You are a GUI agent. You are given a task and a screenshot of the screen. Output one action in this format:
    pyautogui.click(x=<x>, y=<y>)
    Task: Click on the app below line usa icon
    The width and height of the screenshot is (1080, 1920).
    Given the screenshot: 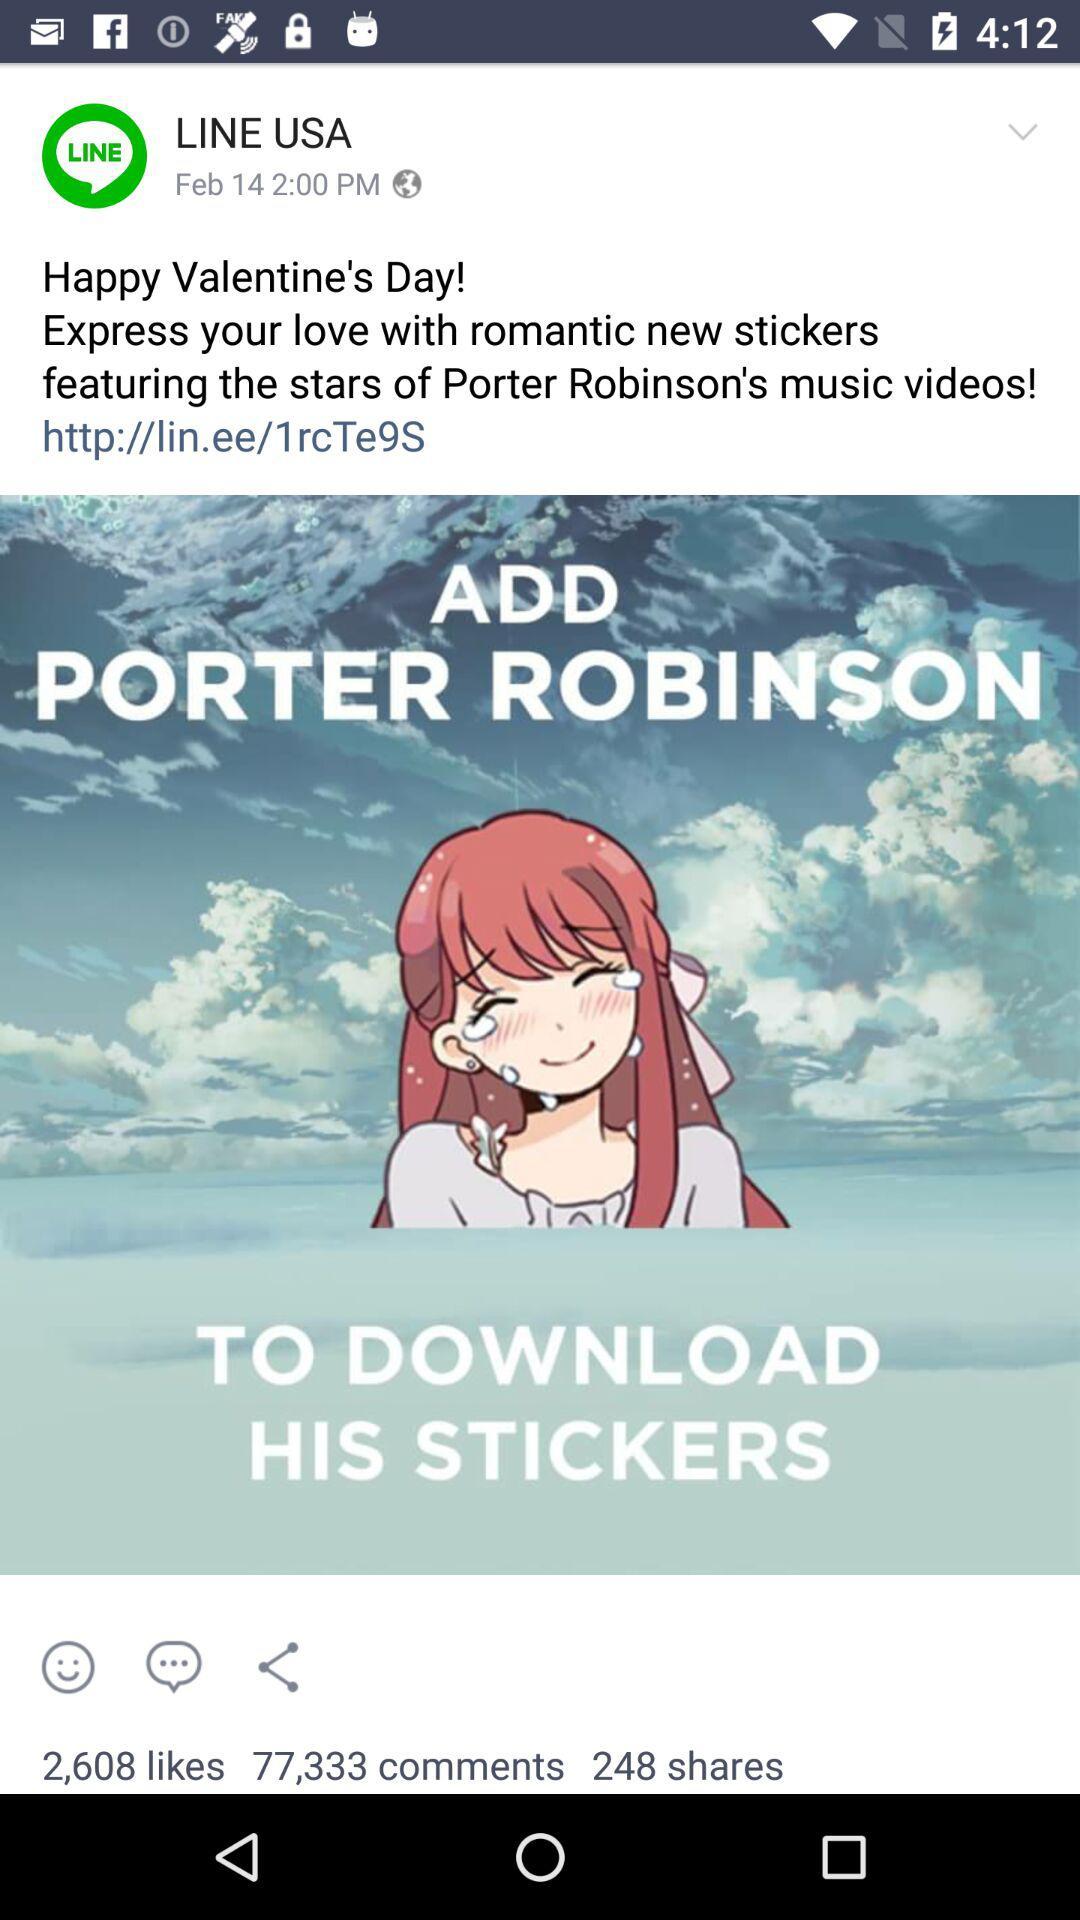 What is the action you would take?
    pyautogui.click(x=277, y=184)
    